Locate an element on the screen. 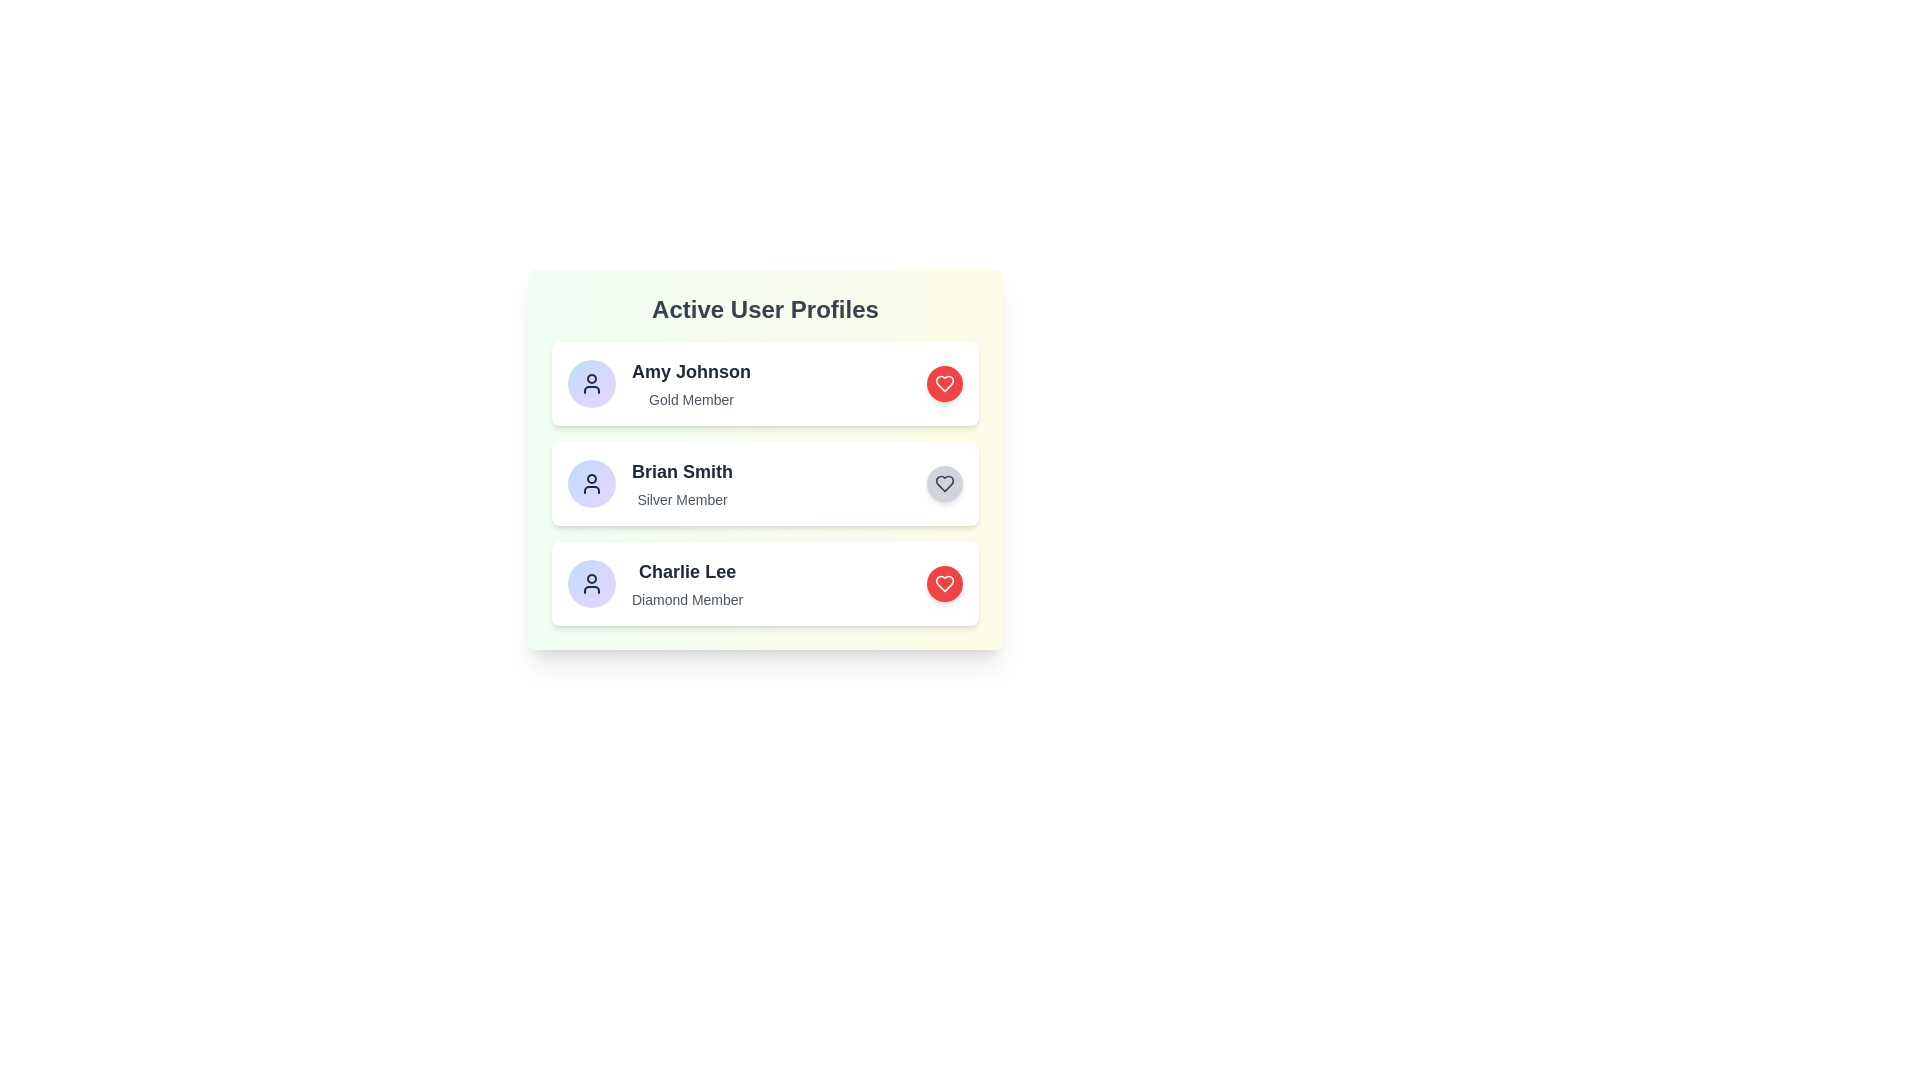 This screenshot has width=1920, height=1080. the circular red button with a white heart icon, located to the right of 'Charlie Lee', to interact with it is located at coordinates (944, 583).